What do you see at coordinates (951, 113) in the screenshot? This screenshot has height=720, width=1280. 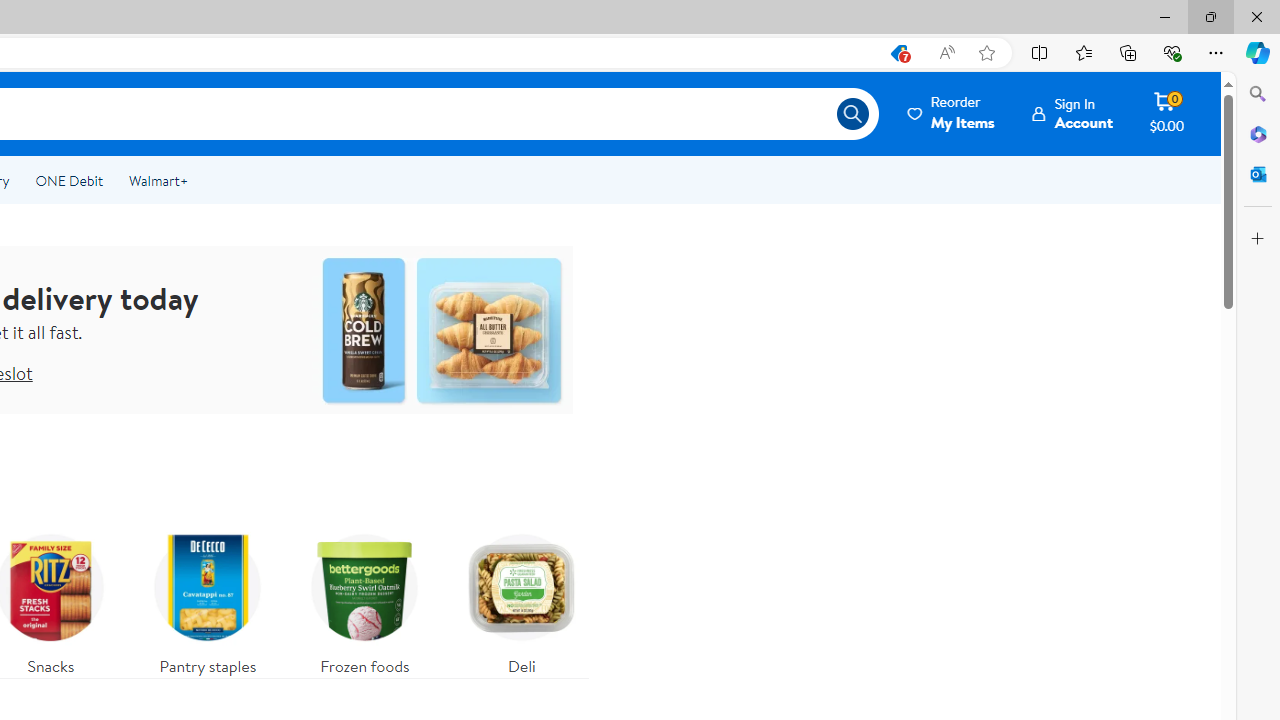 I see `'Reorder My Items'` at bounding box center [951, 113].